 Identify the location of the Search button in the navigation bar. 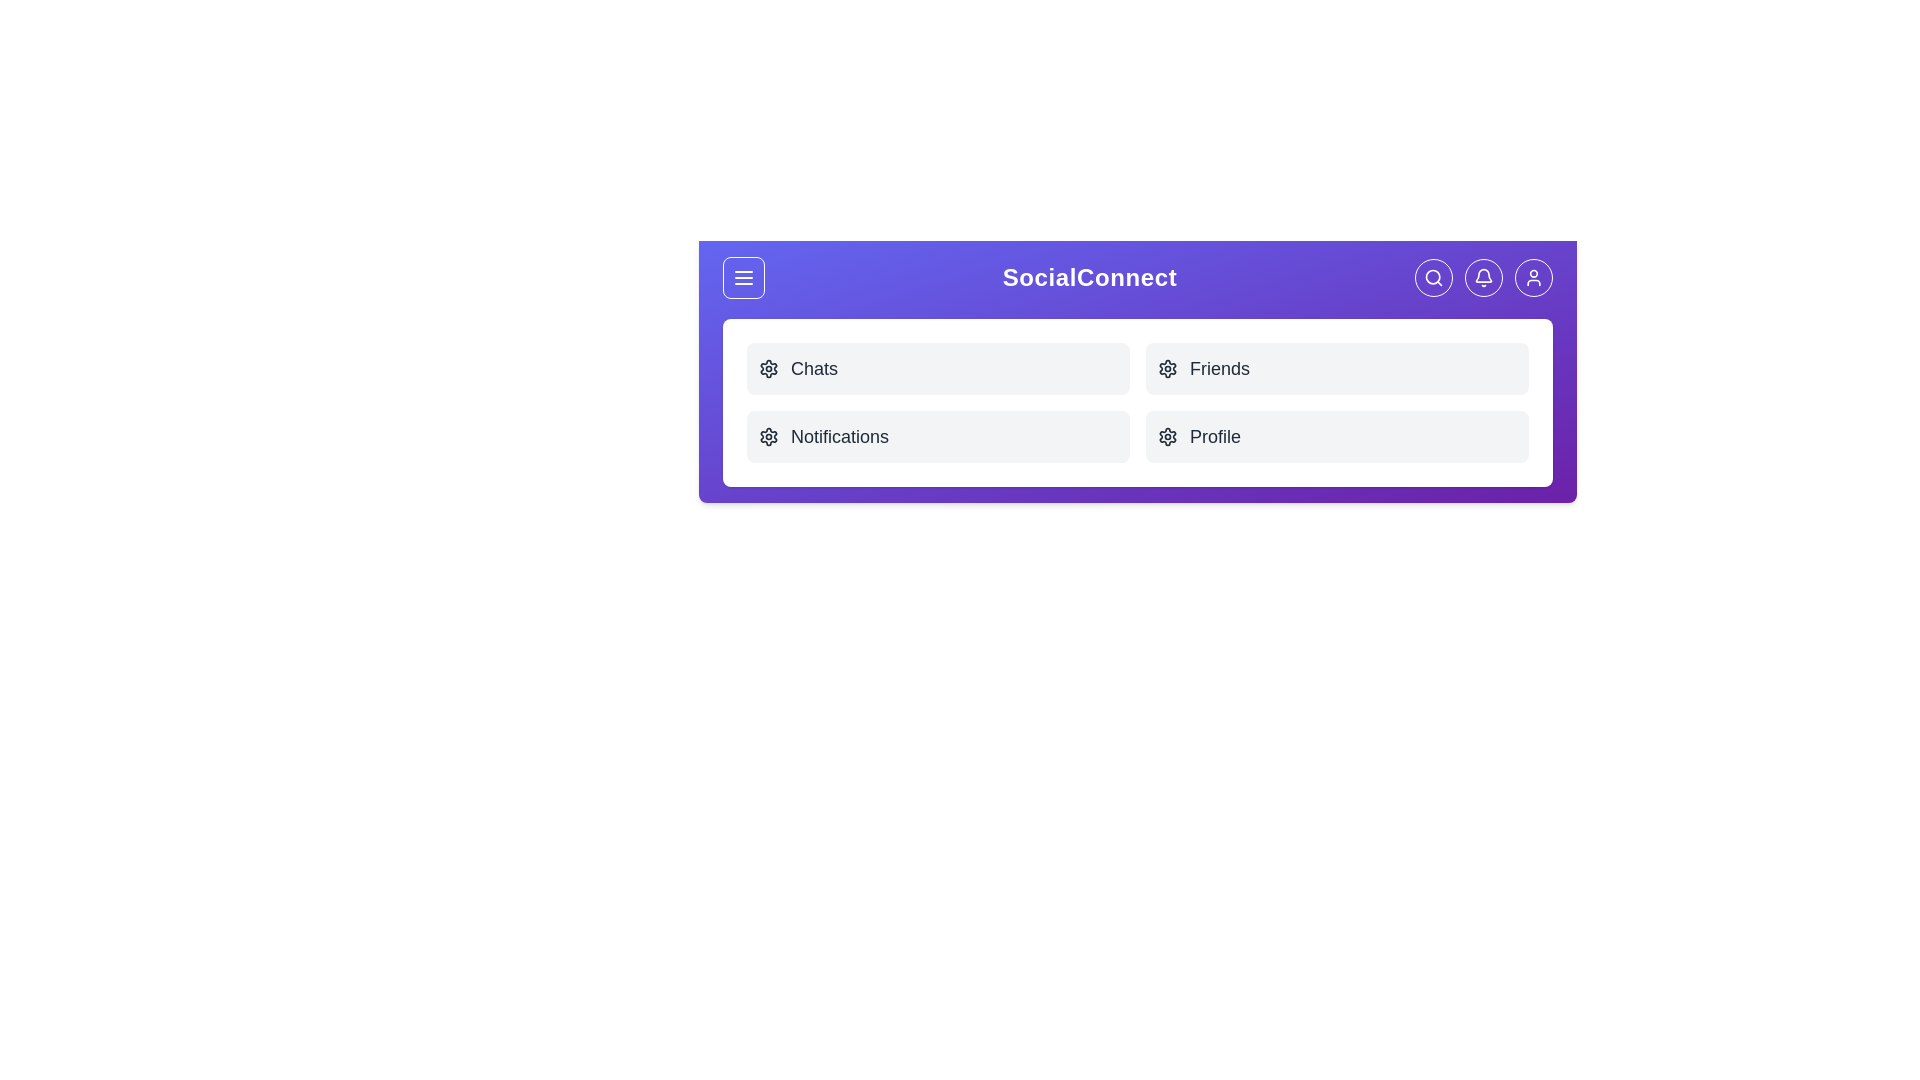
(1433, 277).